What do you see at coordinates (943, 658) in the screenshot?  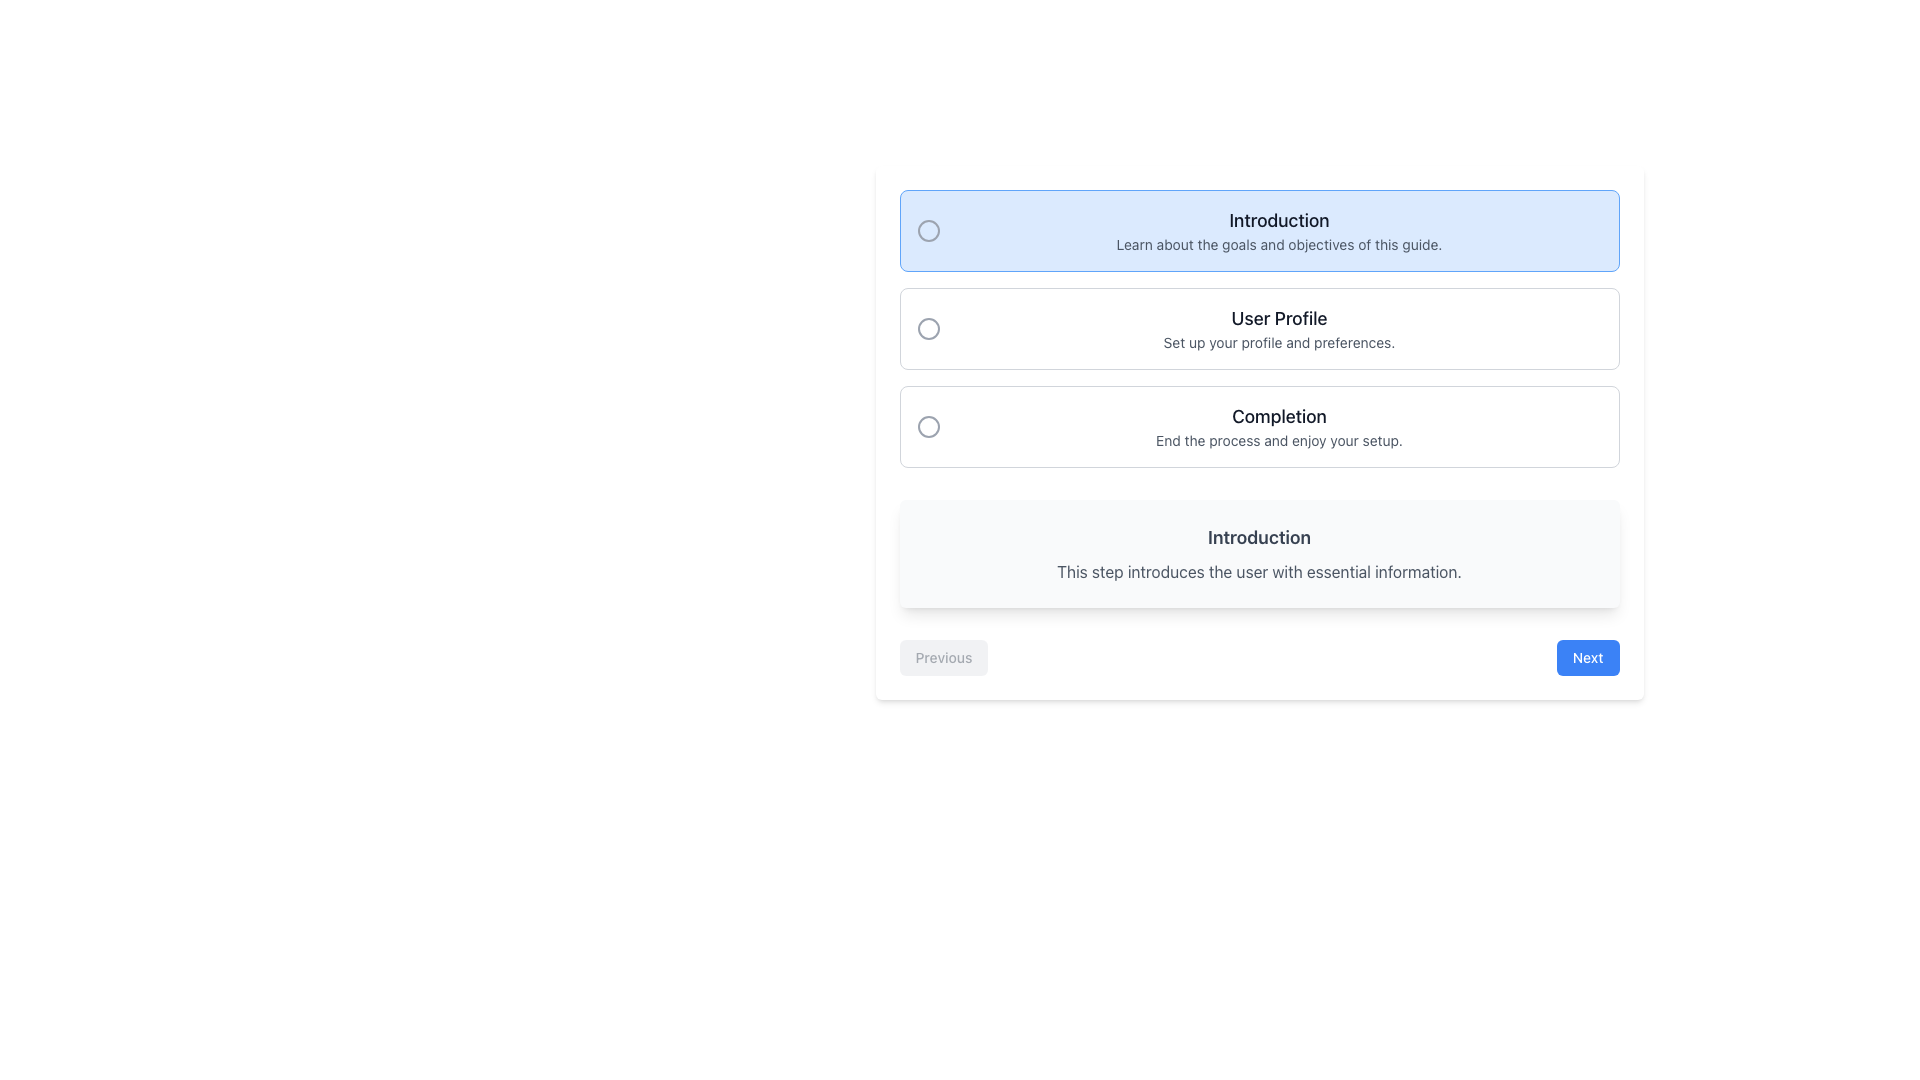 I see `the disabled 'Previous' button located near the bottom-left corner of the UI section` at bounding box center [943, 658].